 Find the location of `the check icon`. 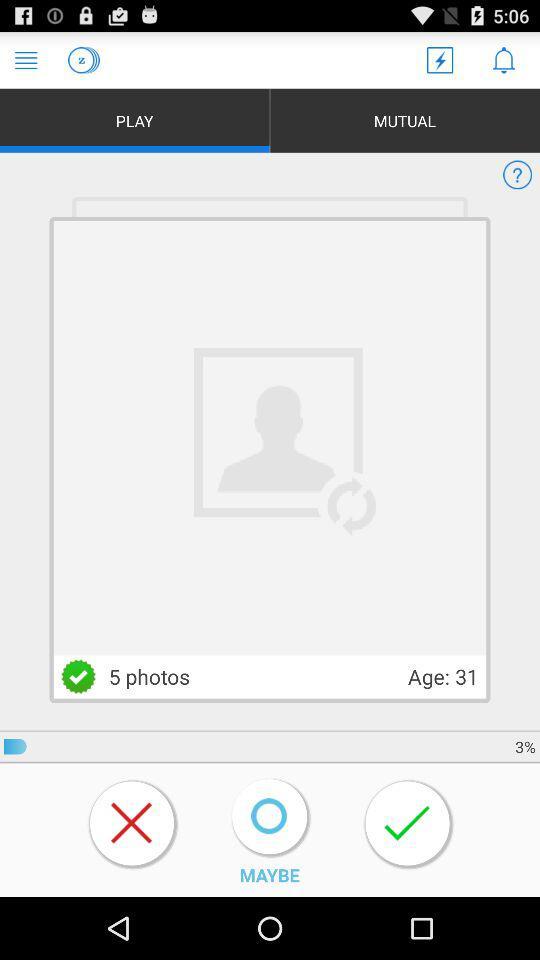

the check icon is located at coordinates (77, 723).